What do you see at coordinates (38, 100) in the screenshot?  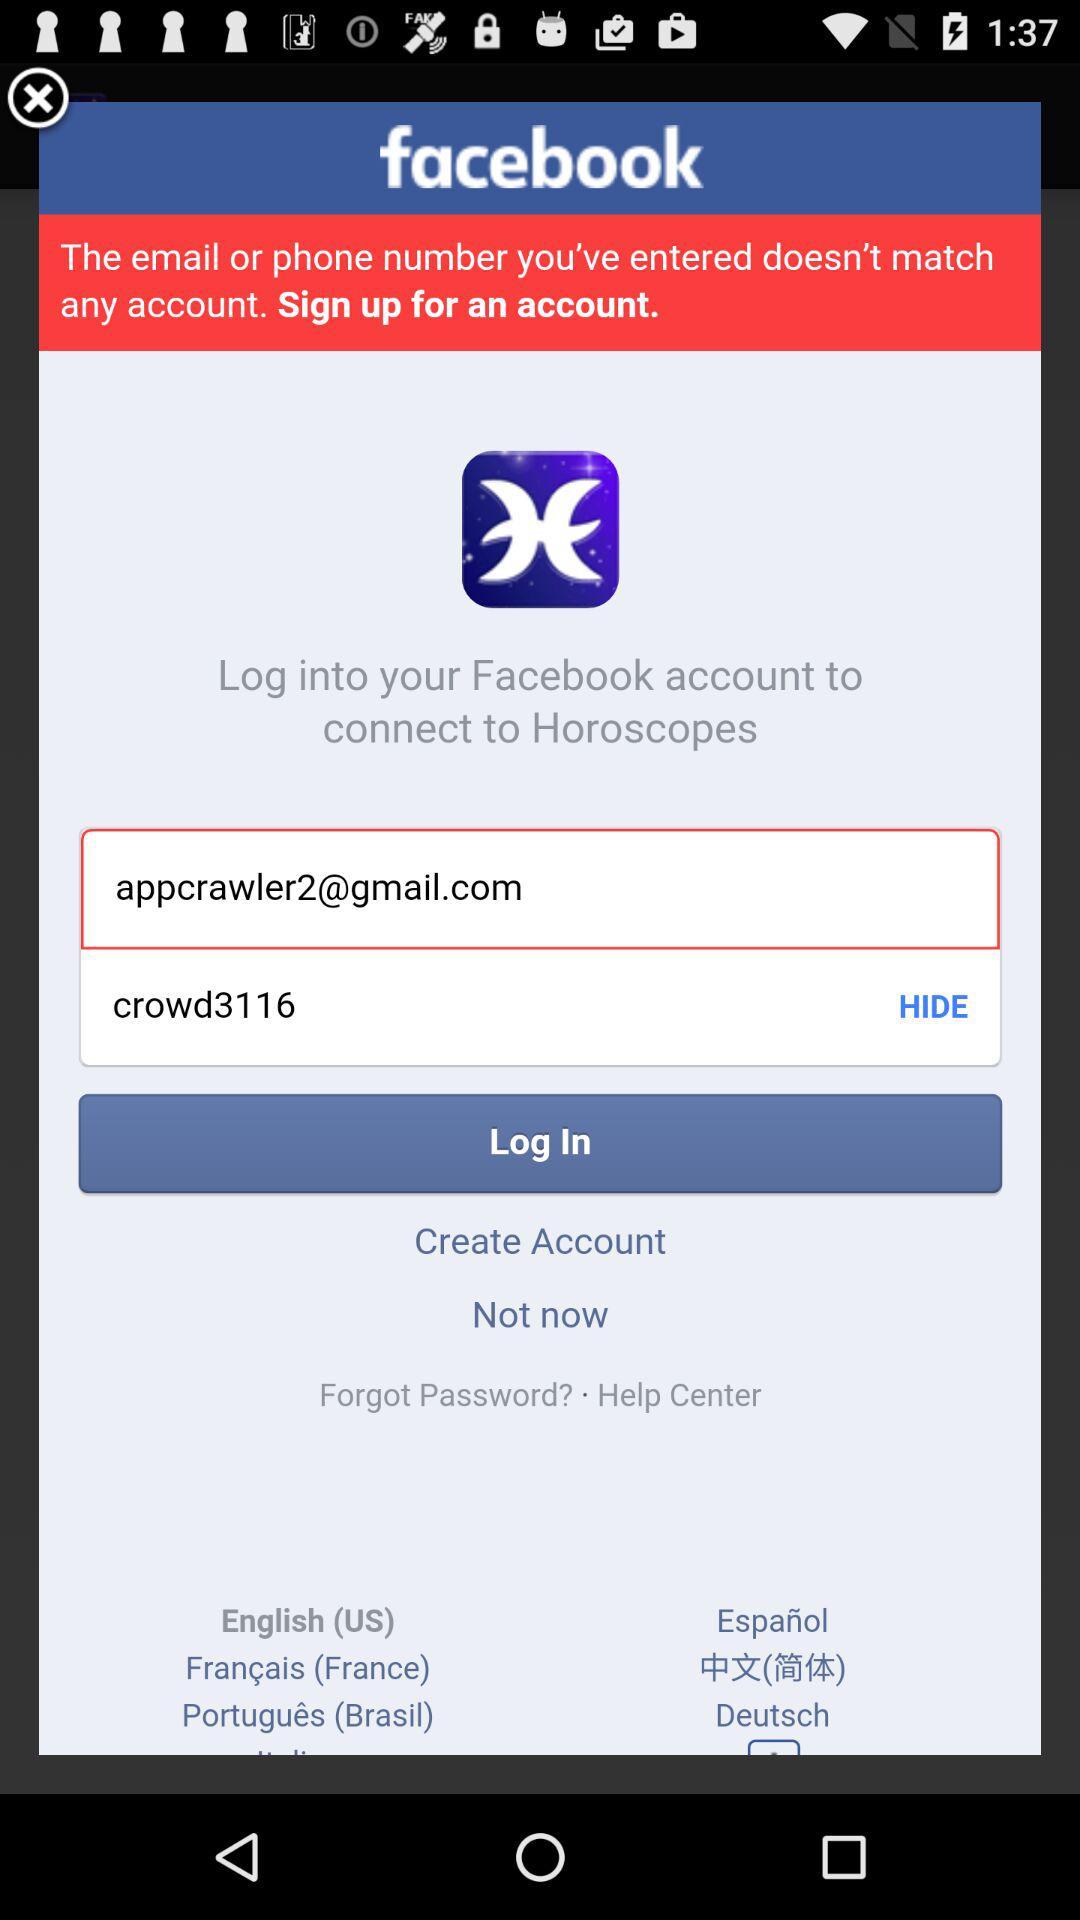 I see `window` at bounding box center [38, 100].